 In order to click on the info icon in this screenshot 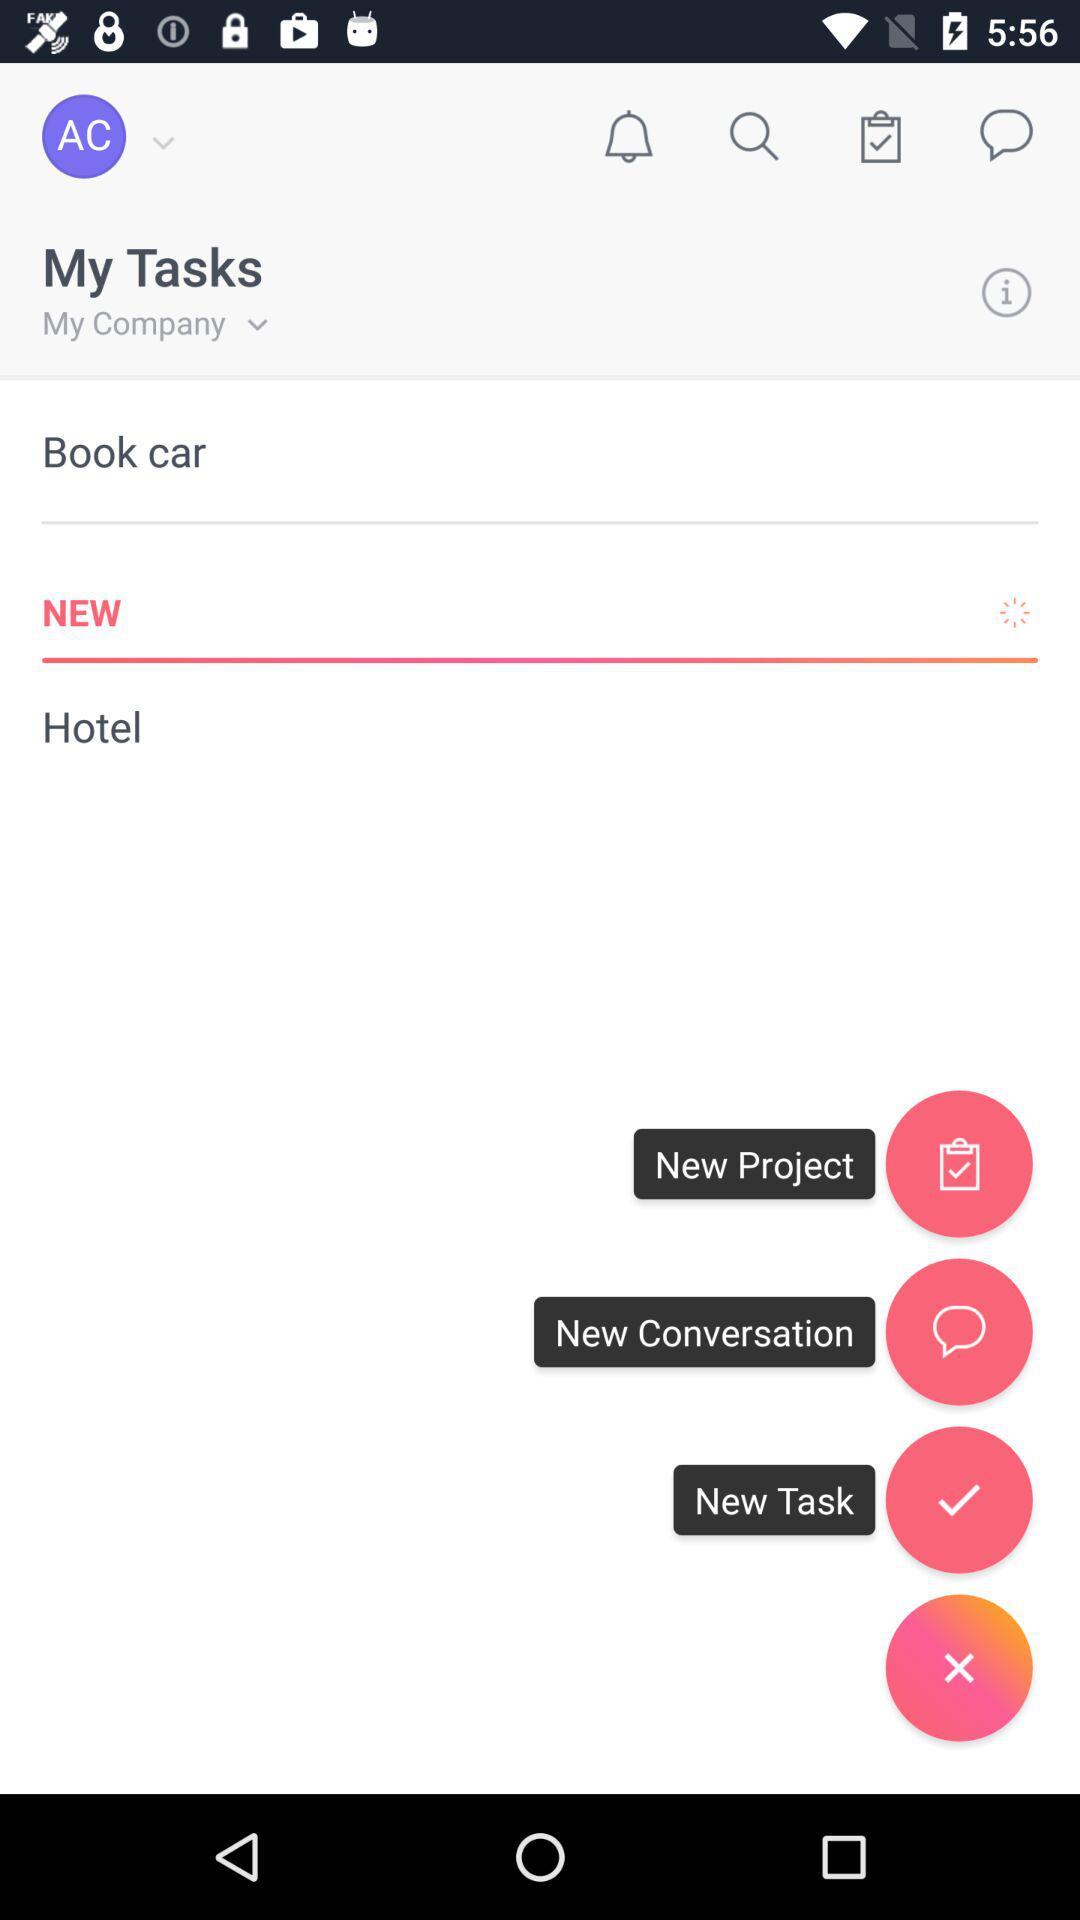, I will do `click(1006, 291)`.